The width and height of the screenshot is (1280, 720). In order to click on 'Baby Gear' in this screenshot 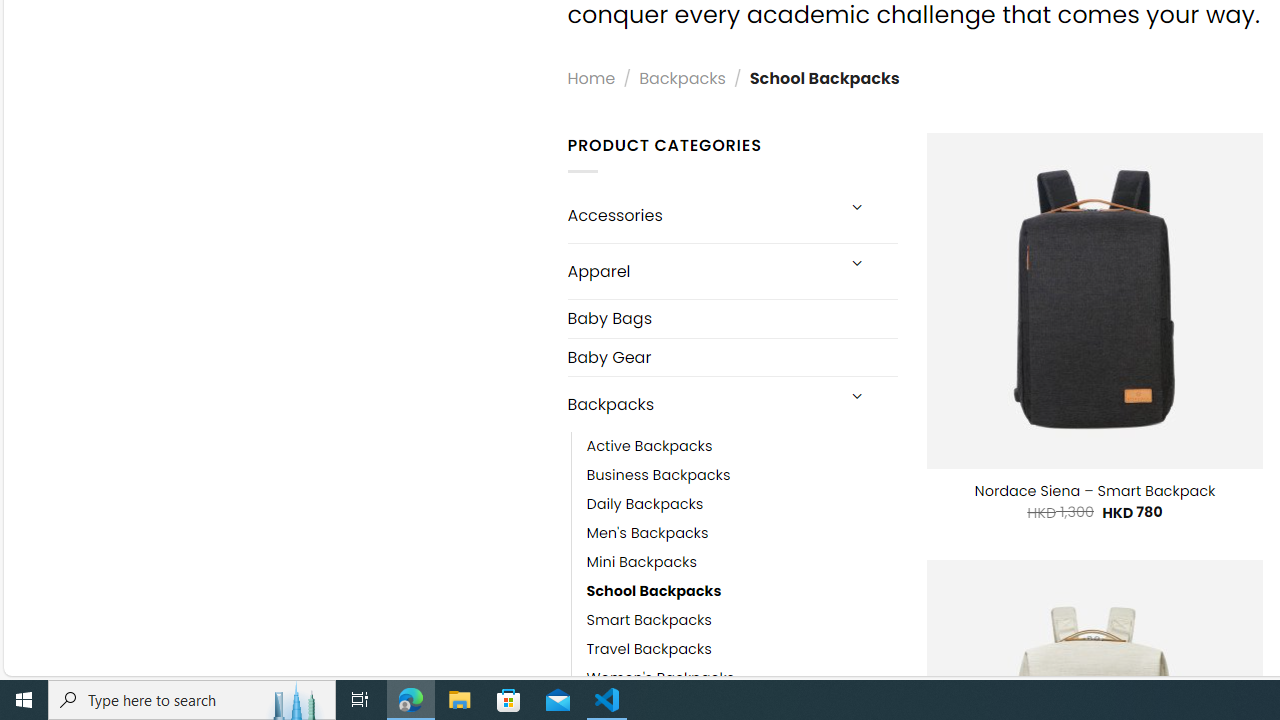, I will do `click(731, 356)`.